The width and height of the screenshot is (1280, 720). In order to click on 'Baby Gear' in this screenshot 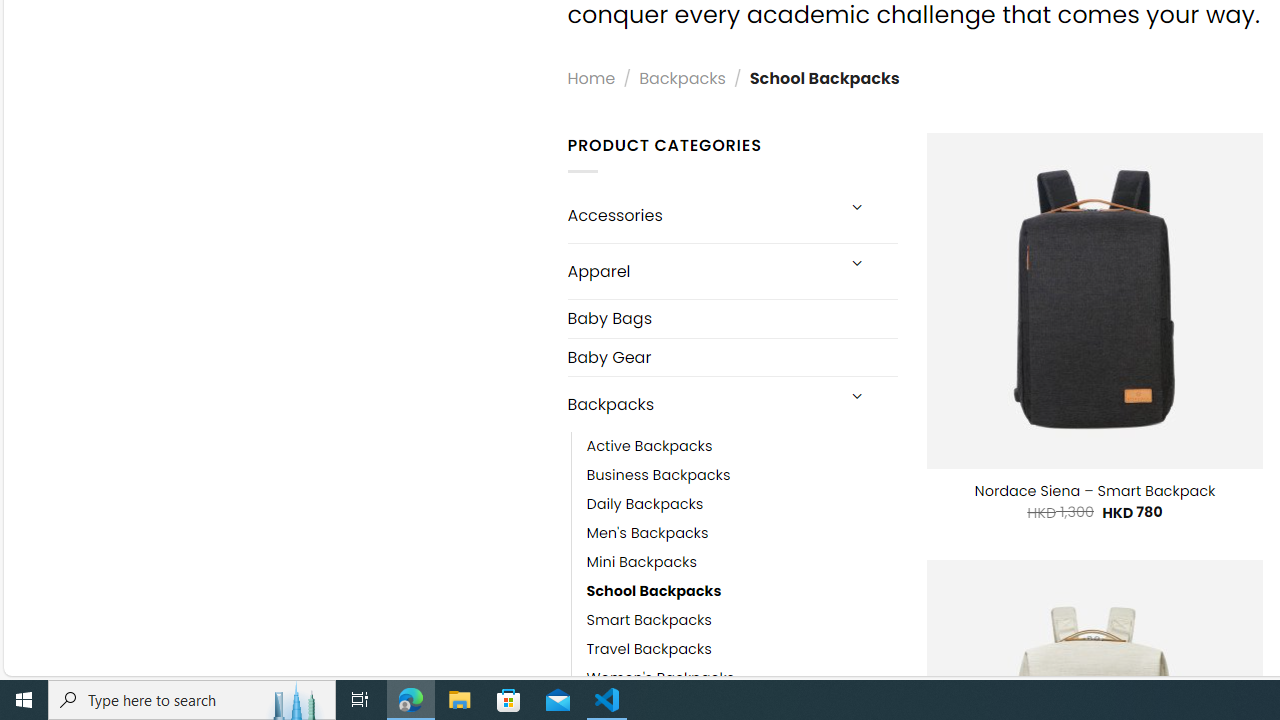, I will do `click(731, 356)`.